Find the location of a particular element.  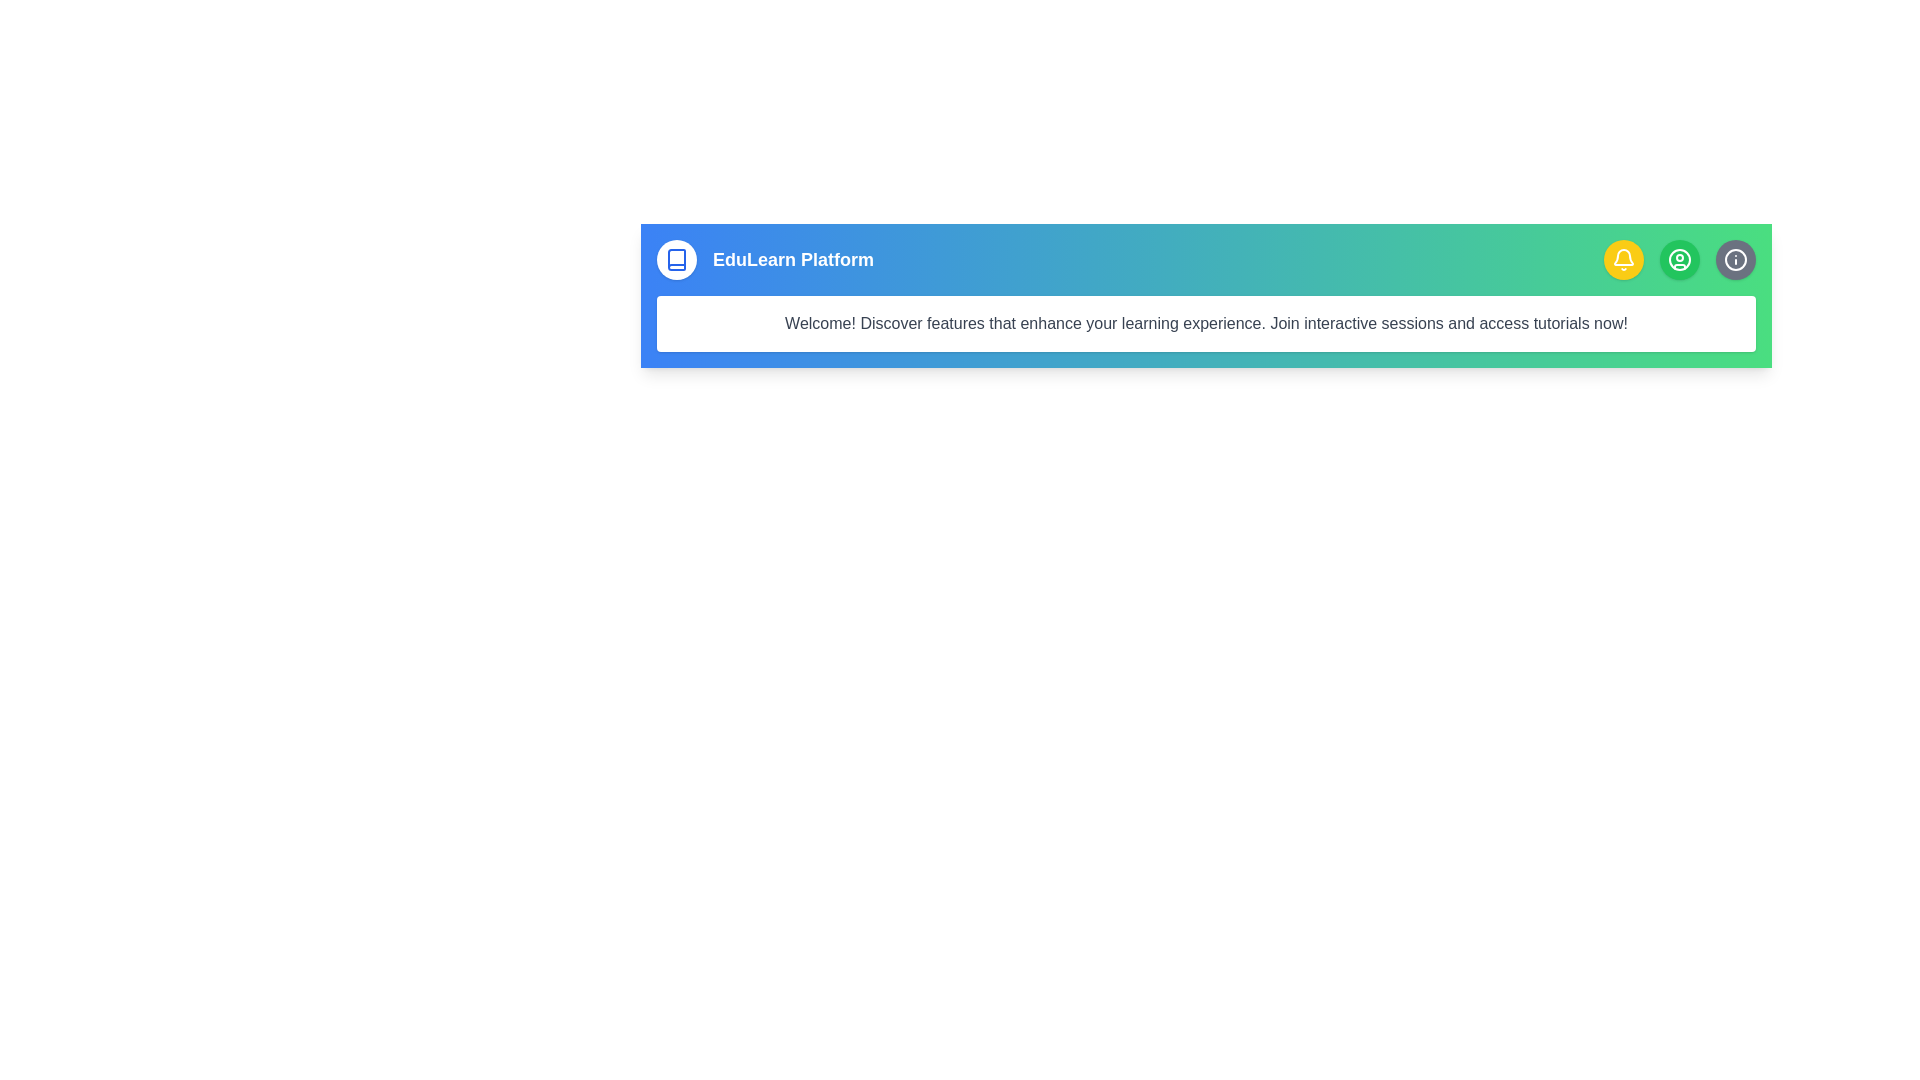

the book icon button to navigate to the learning resources section is located at coordinates (676, 258).